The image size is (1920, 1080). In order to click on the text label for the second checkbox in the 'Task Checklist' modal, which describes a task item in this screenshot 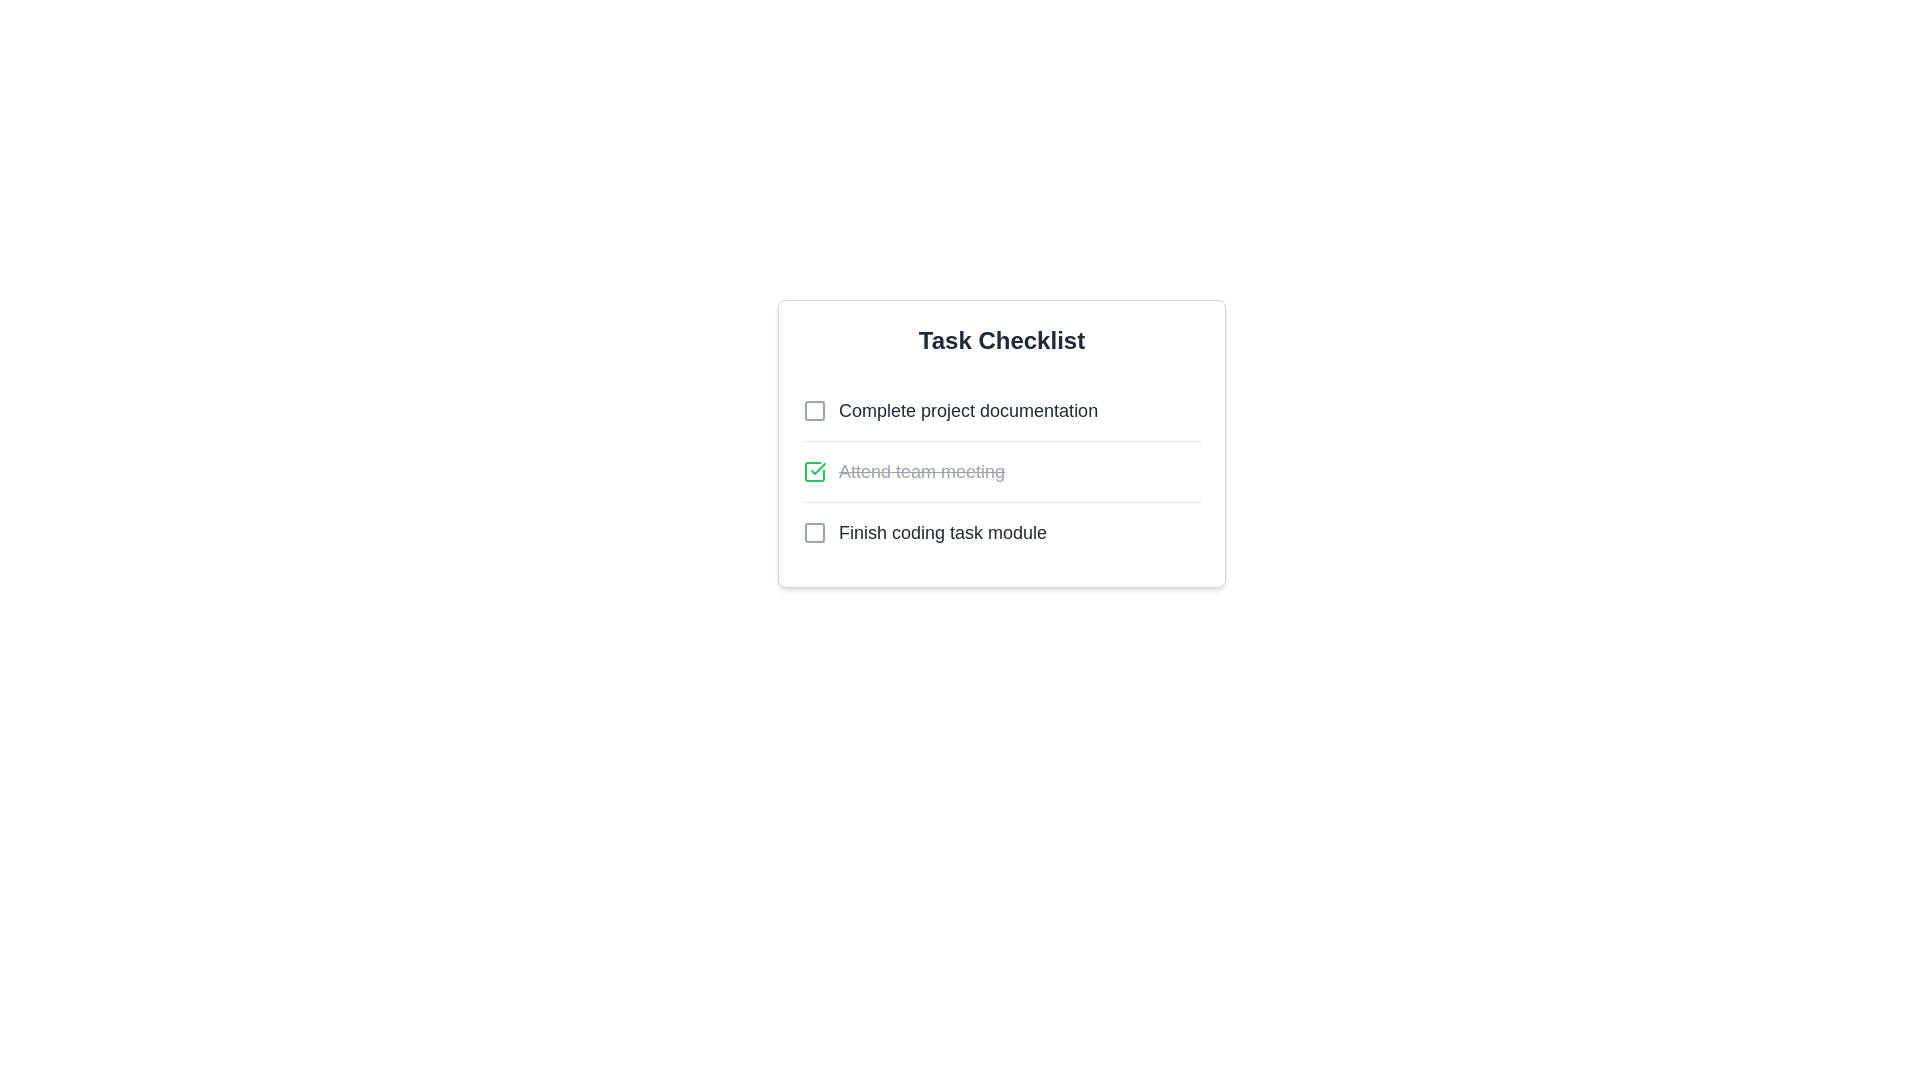, I will do `click(920, 471)`.